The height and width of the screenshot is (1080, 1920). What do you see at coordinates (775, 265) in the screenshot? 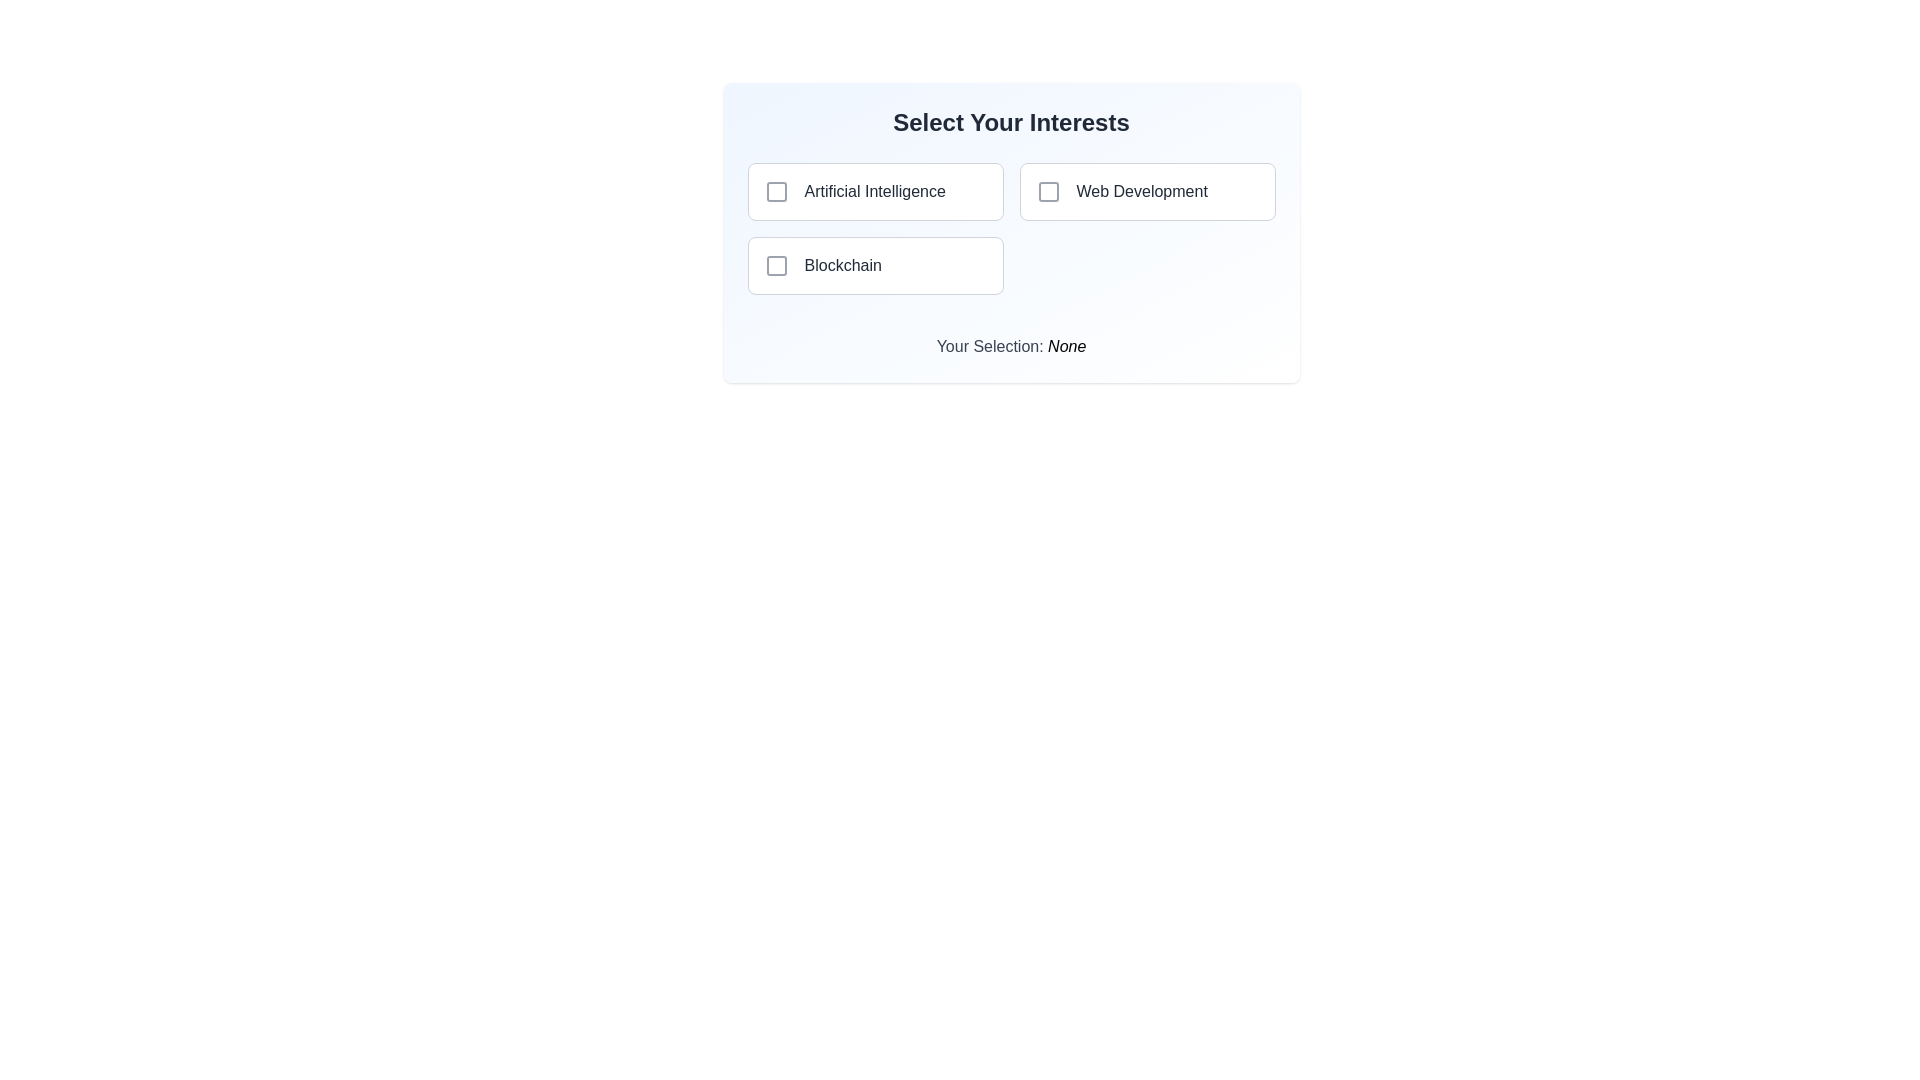
I see `the square-shaped checkbox with rounded corners located to the left of the 'Blockchain' text label` at bounding box center [775, 265].